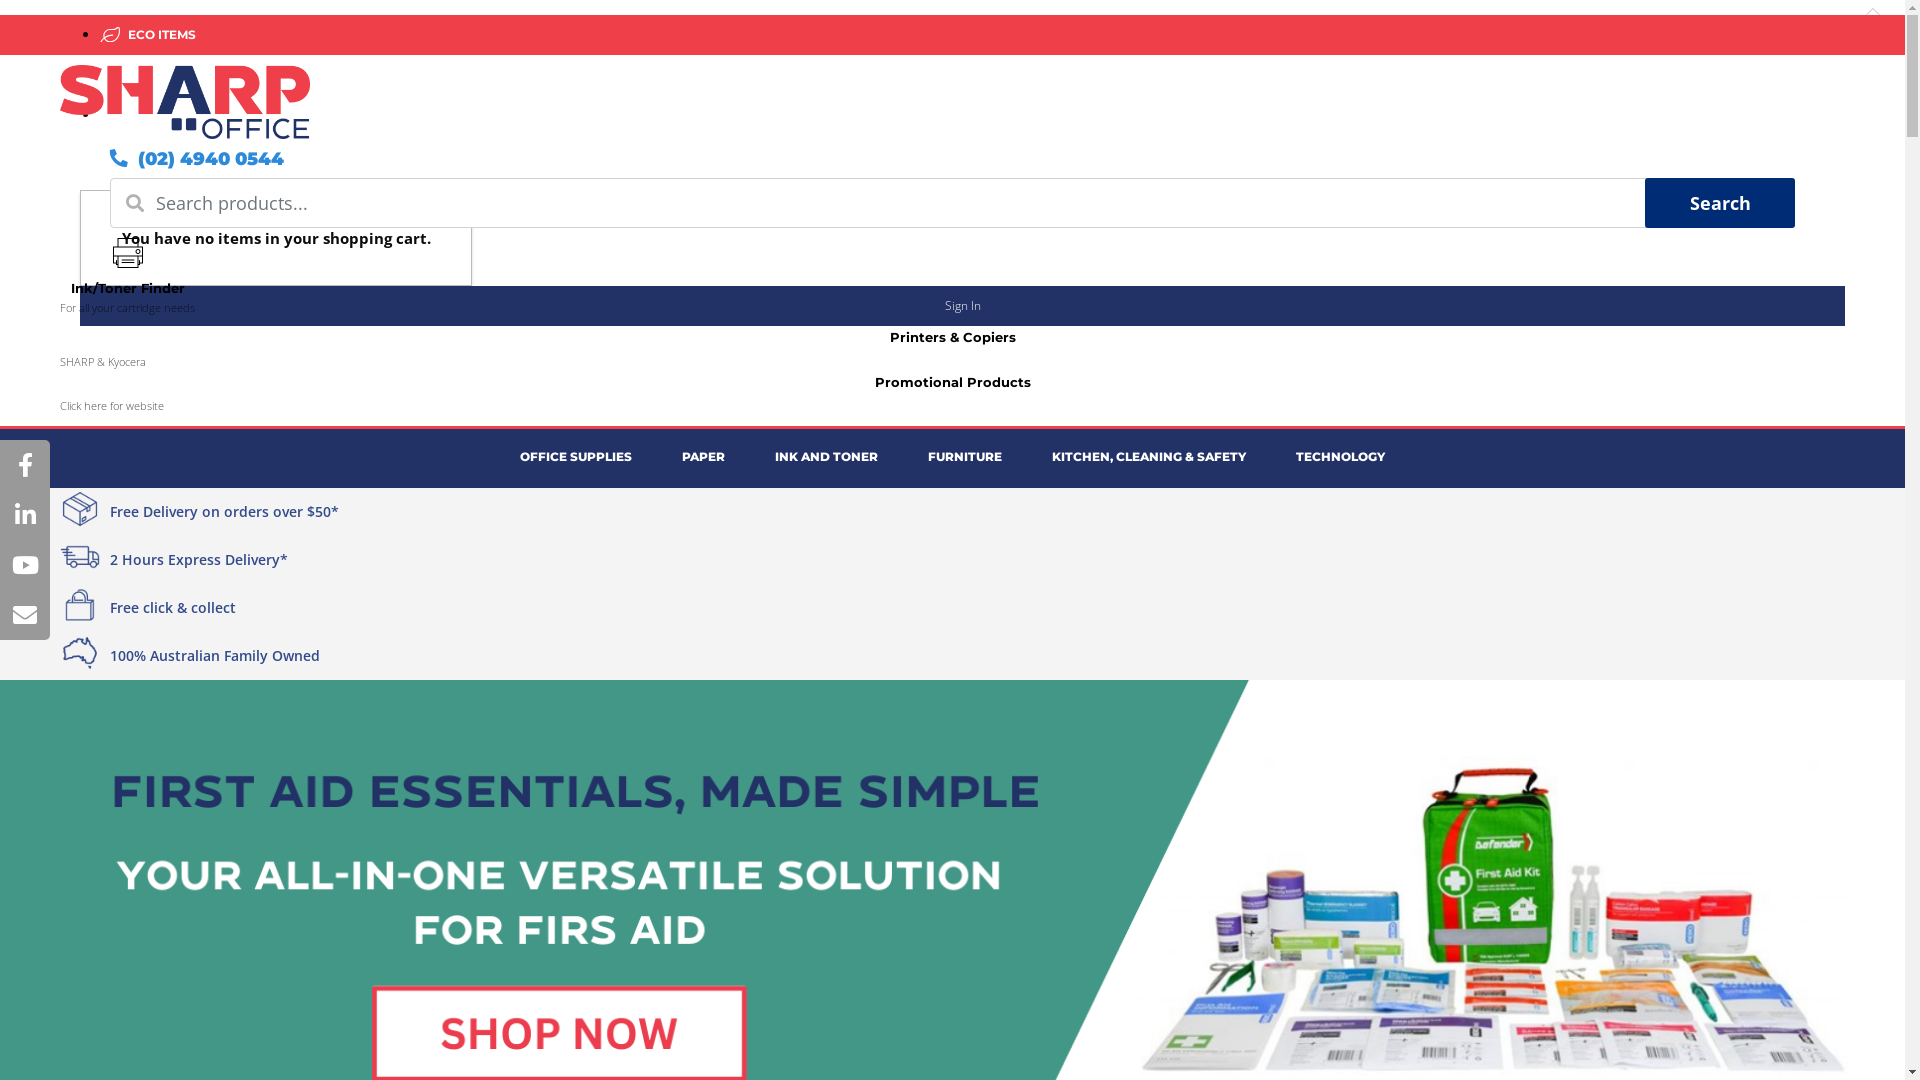 Image resolution: width=1920 pixels, height=1080 pixels. What do you see at coordinates (1340, 456) in the screenshot?
I see `'TECHNOLOGY'` at bounding box center [1340, 456].